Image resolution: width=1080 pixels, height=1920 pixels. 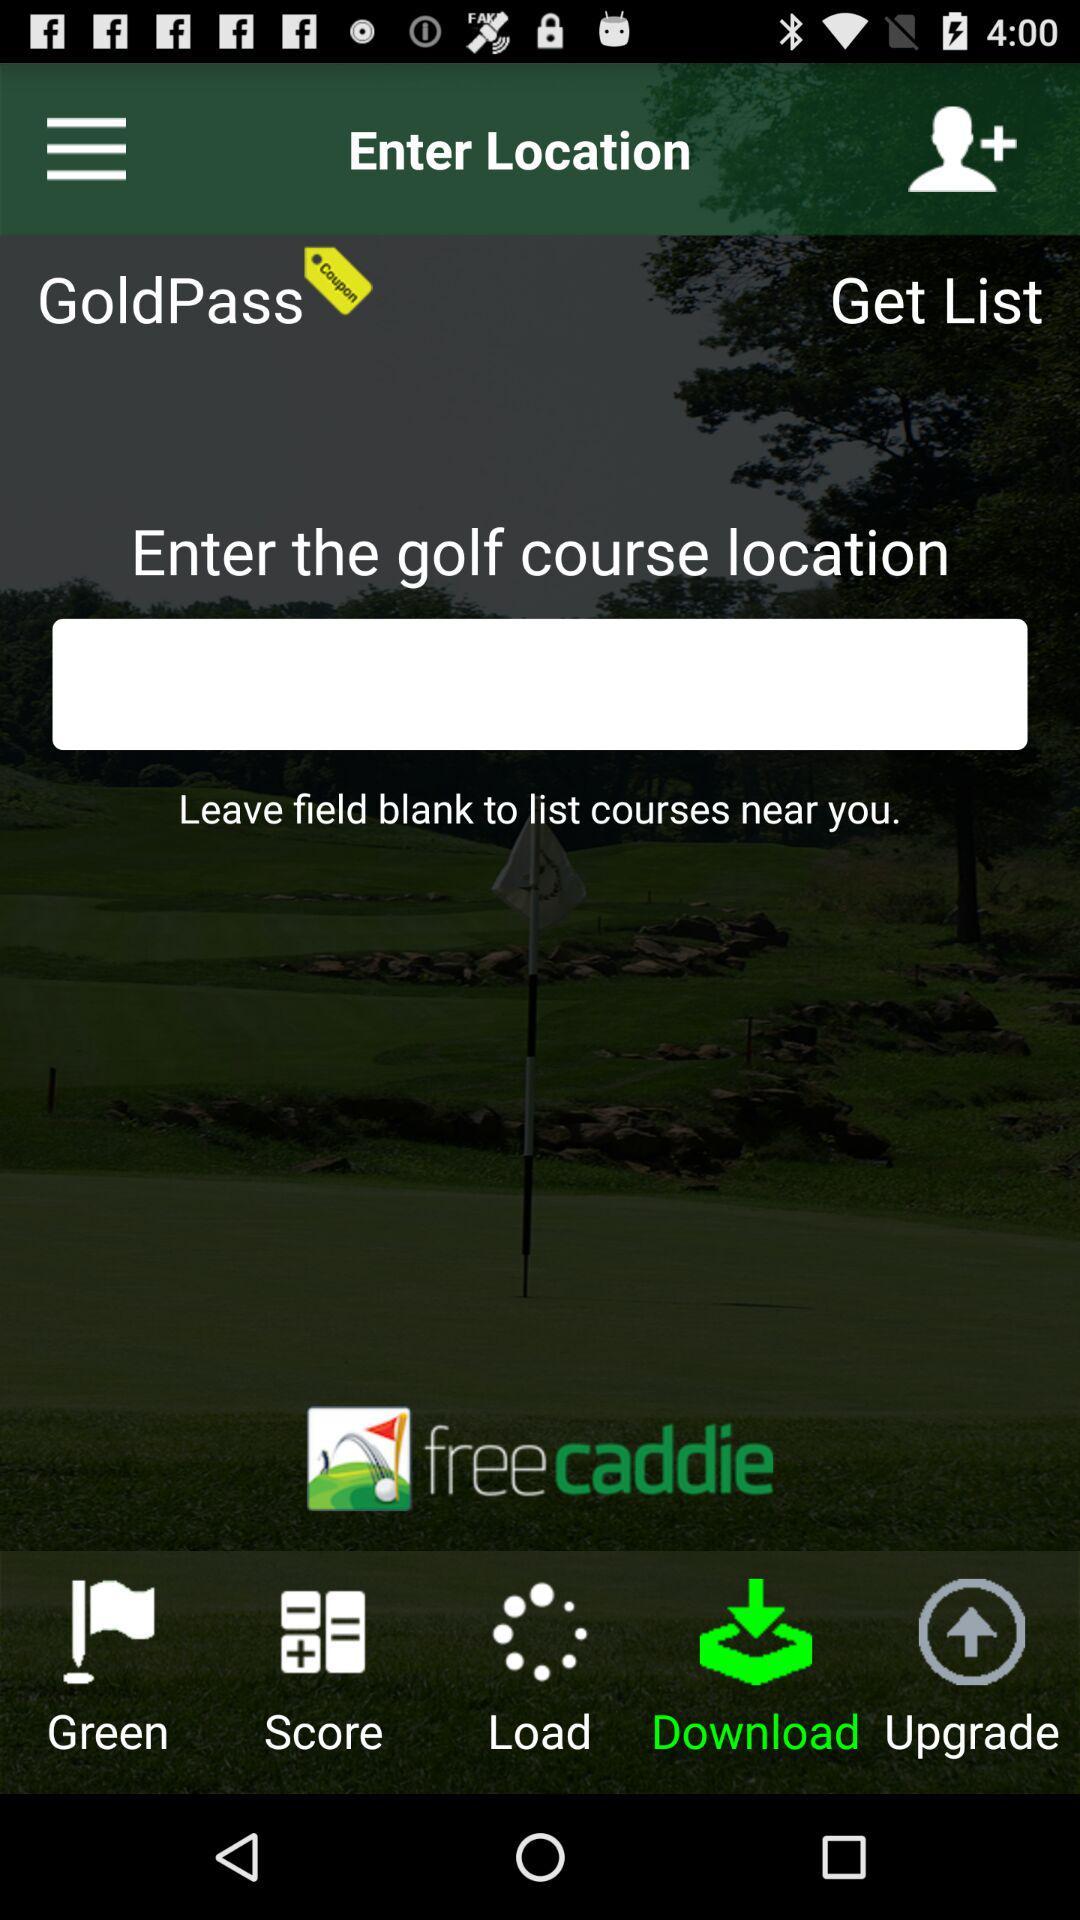 I want to click on the follow icon, so click(x=961, y=158).